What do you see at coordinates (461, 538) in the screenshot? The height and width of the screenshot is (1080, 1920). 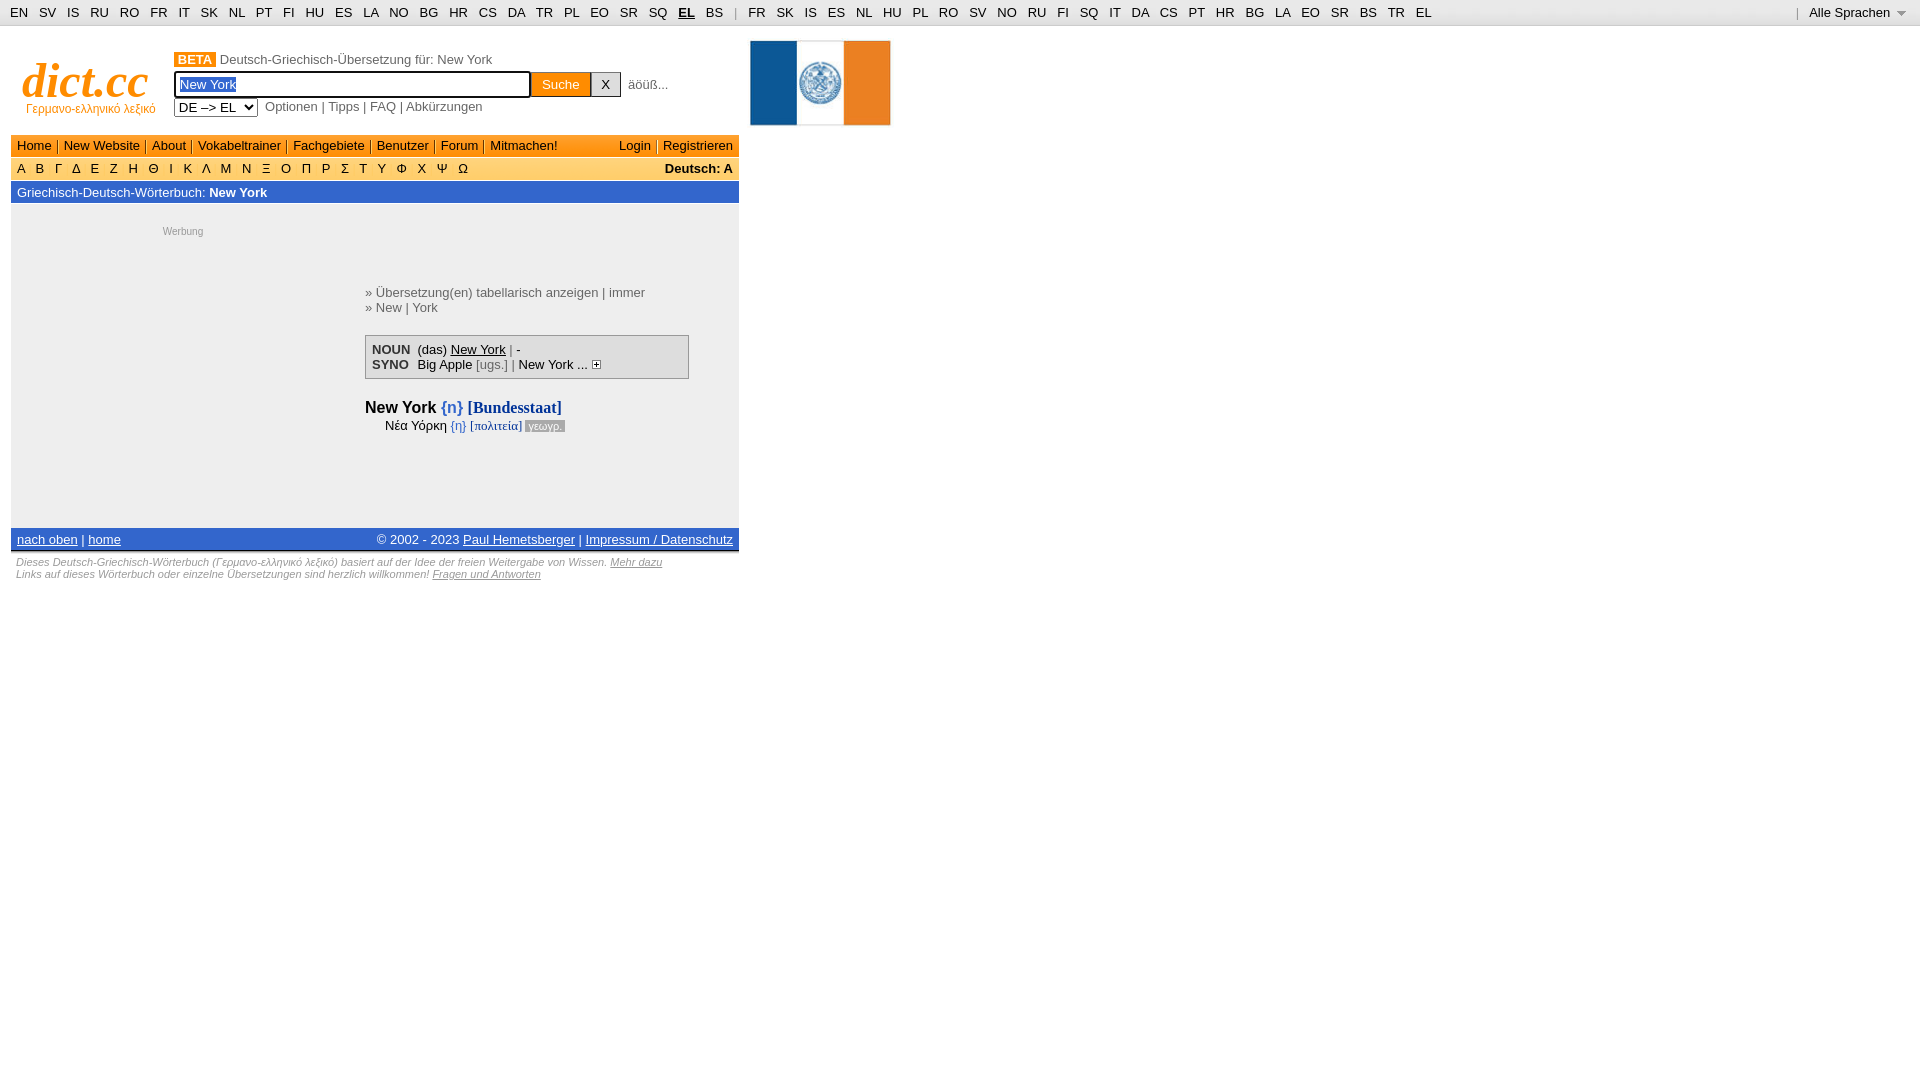 I see `'Paul Hemetsberger'` at bounding box center [461, 538].